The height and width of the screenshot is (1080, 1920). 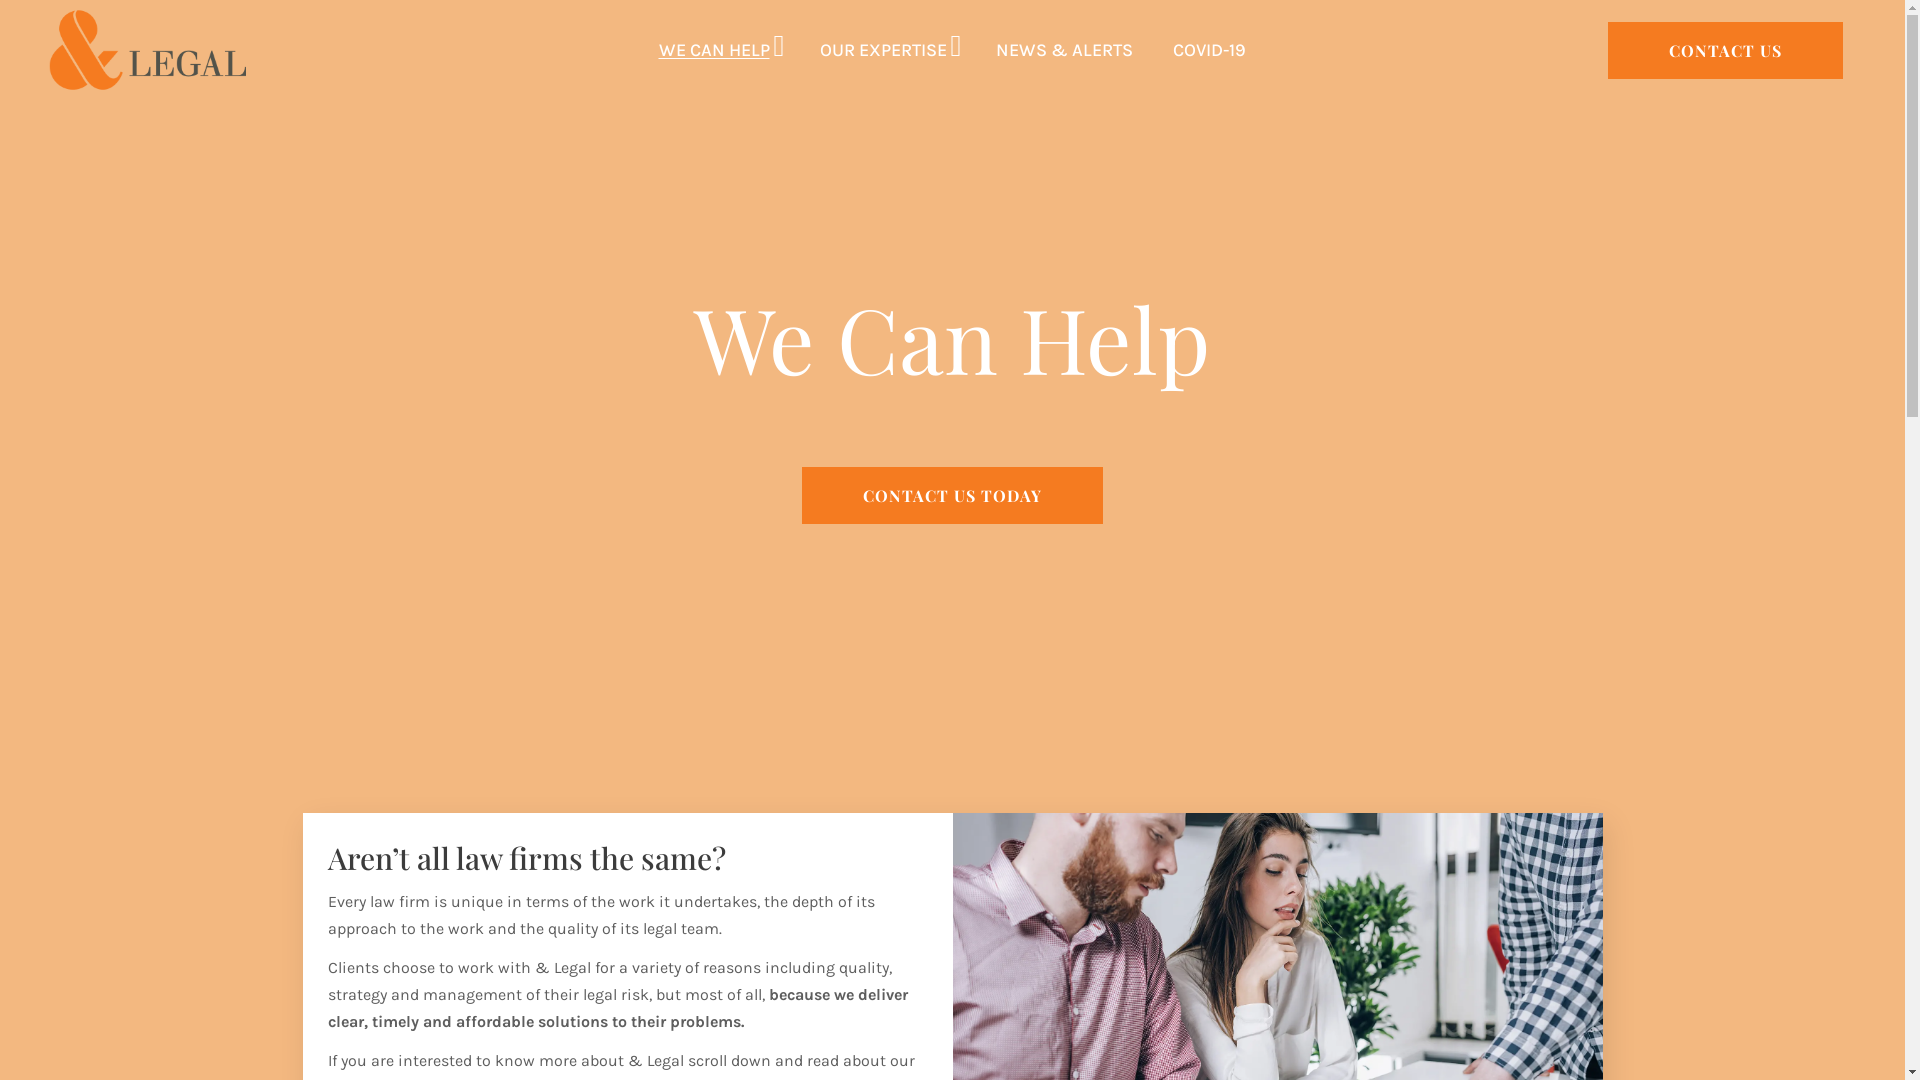 What do you see at coordinates (951, 495) in the screenshot?
I see `'CONTACT US TODAY'` at bounding box center [951, 495].